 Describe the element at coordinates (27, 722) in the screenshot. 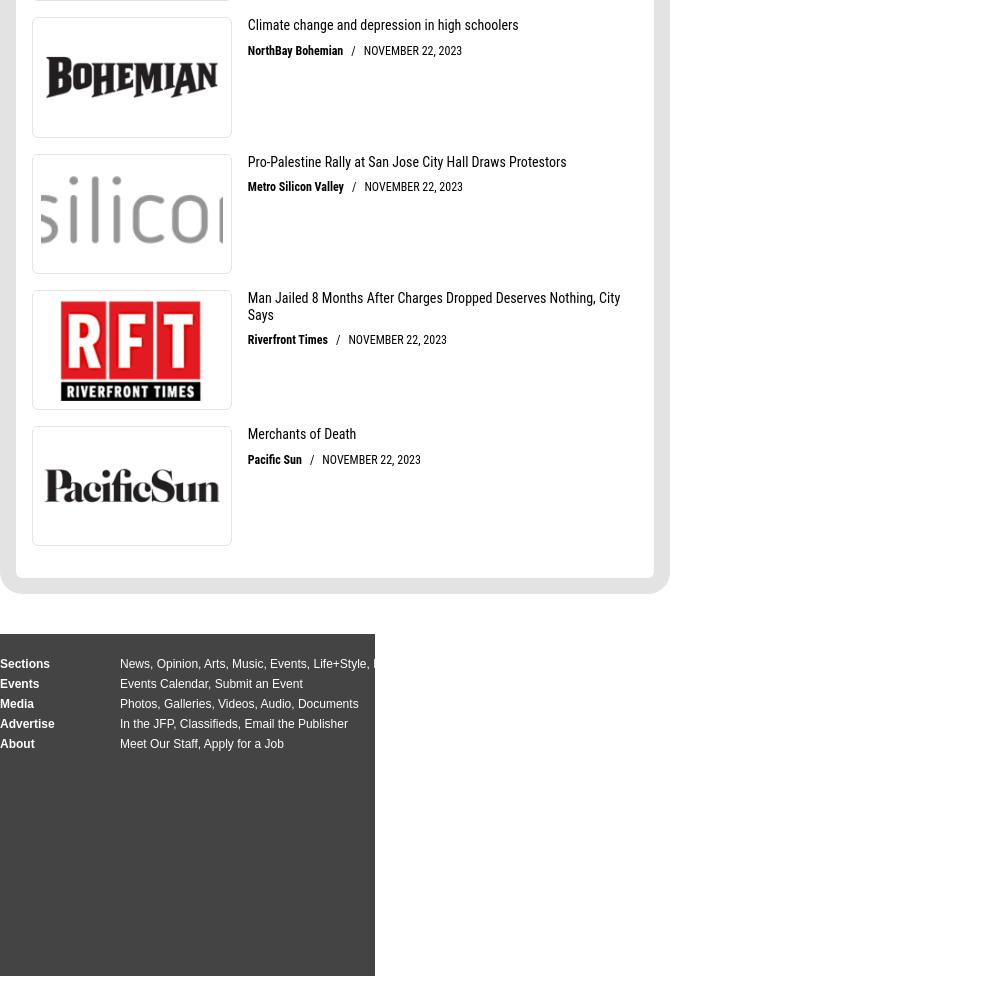

I see `'Advertise'` at that location.